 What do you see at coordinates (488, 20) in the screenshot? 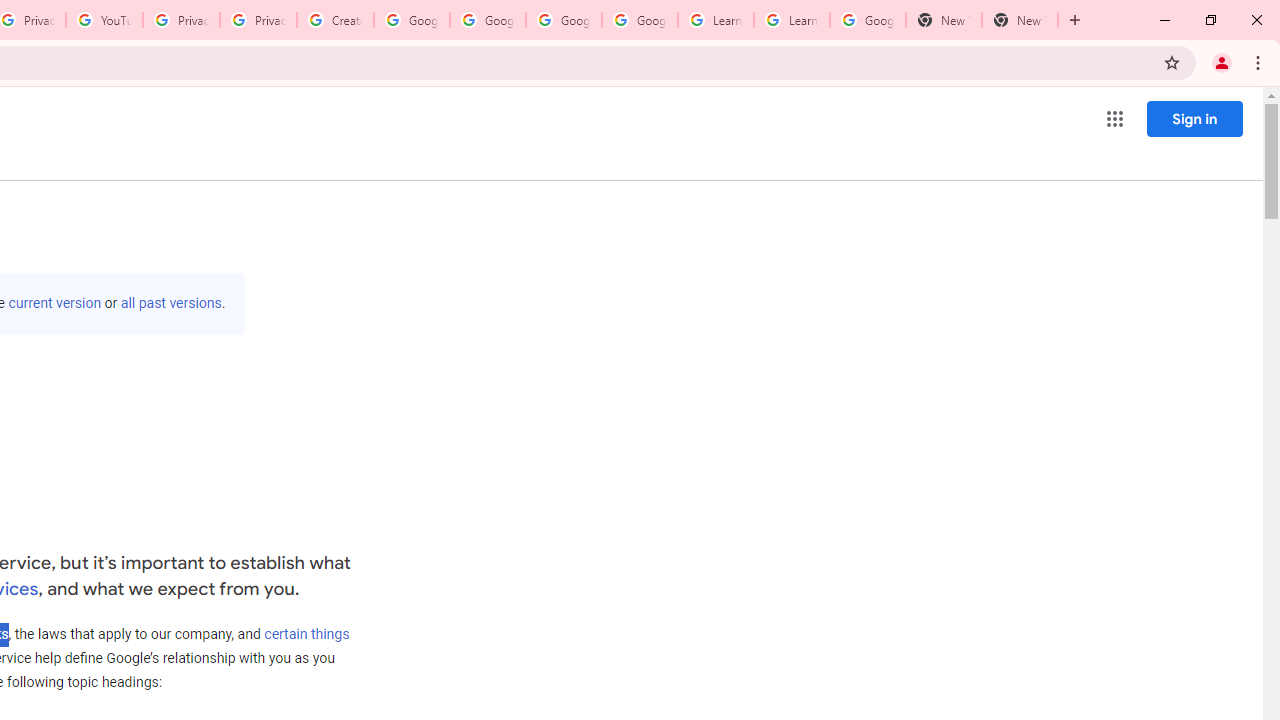
I see `'Google Account Help'` at bounding box center [488, 20].